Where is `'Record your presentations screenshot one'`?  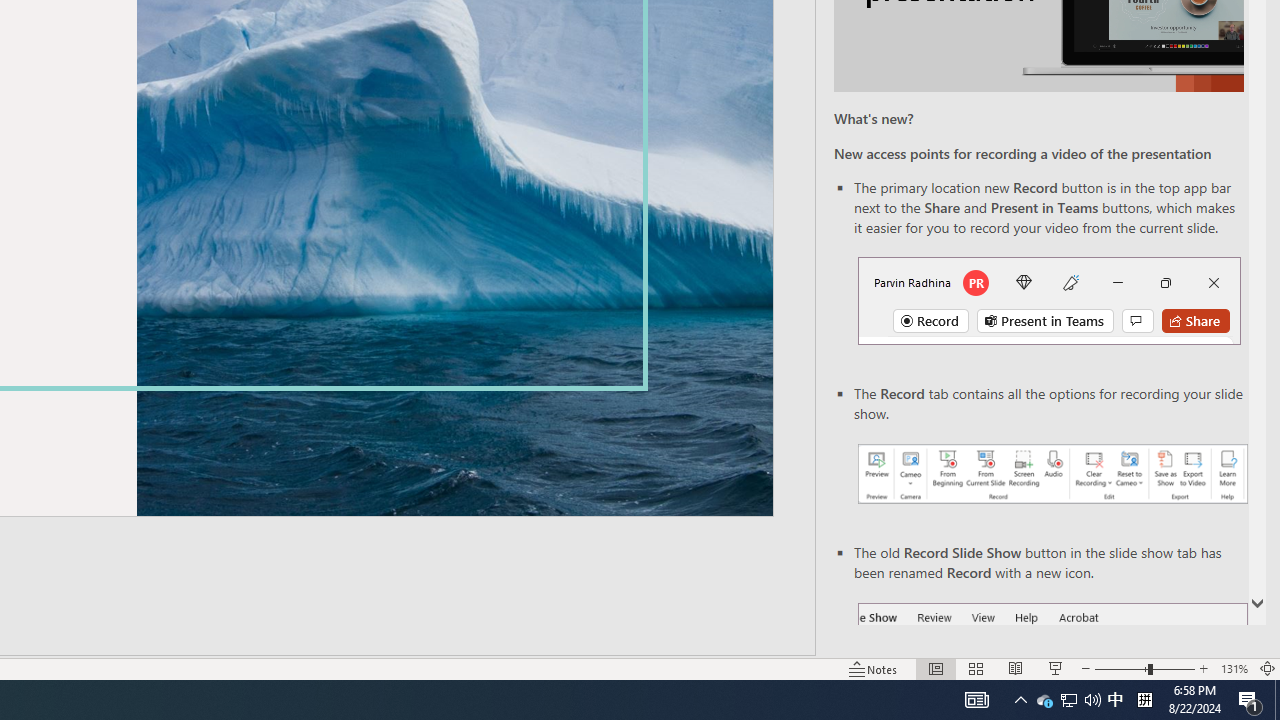
'Record your presentations screenshot one' is located at coordinates (1051, 474).